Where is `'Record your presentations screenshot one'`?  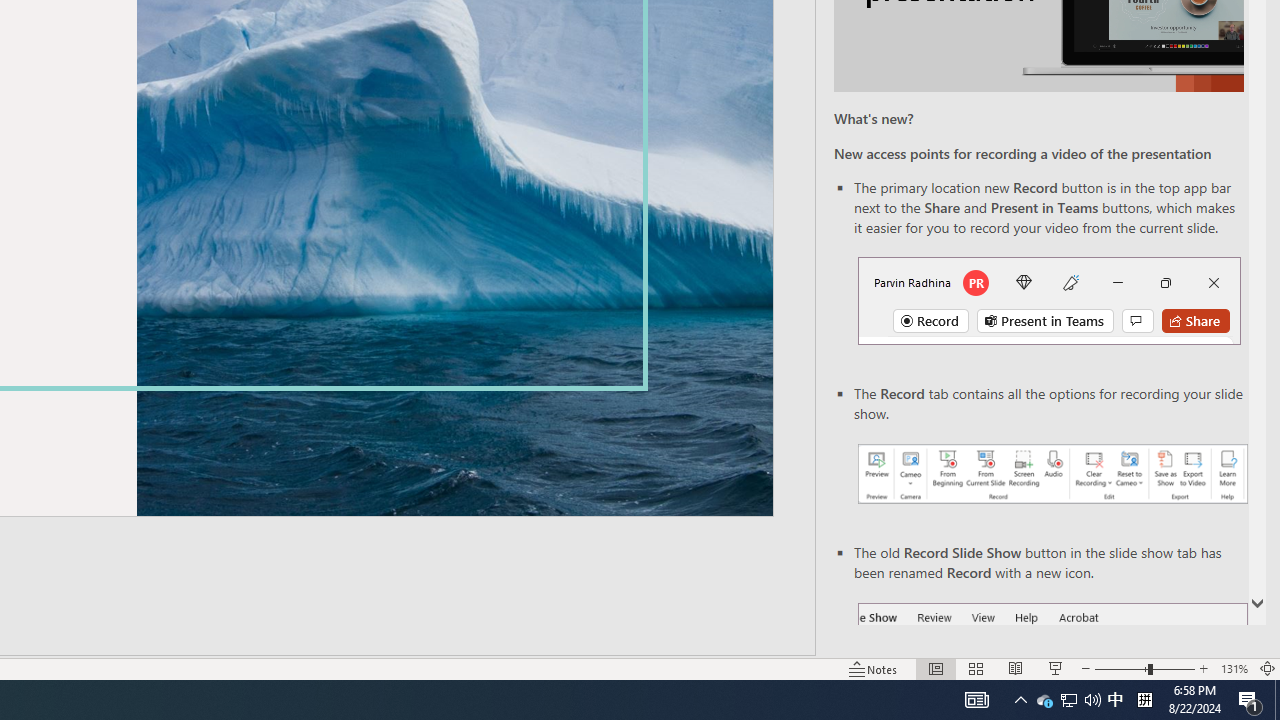
'Record your presentations screenshot one' is located at coordinates (1051, 474).